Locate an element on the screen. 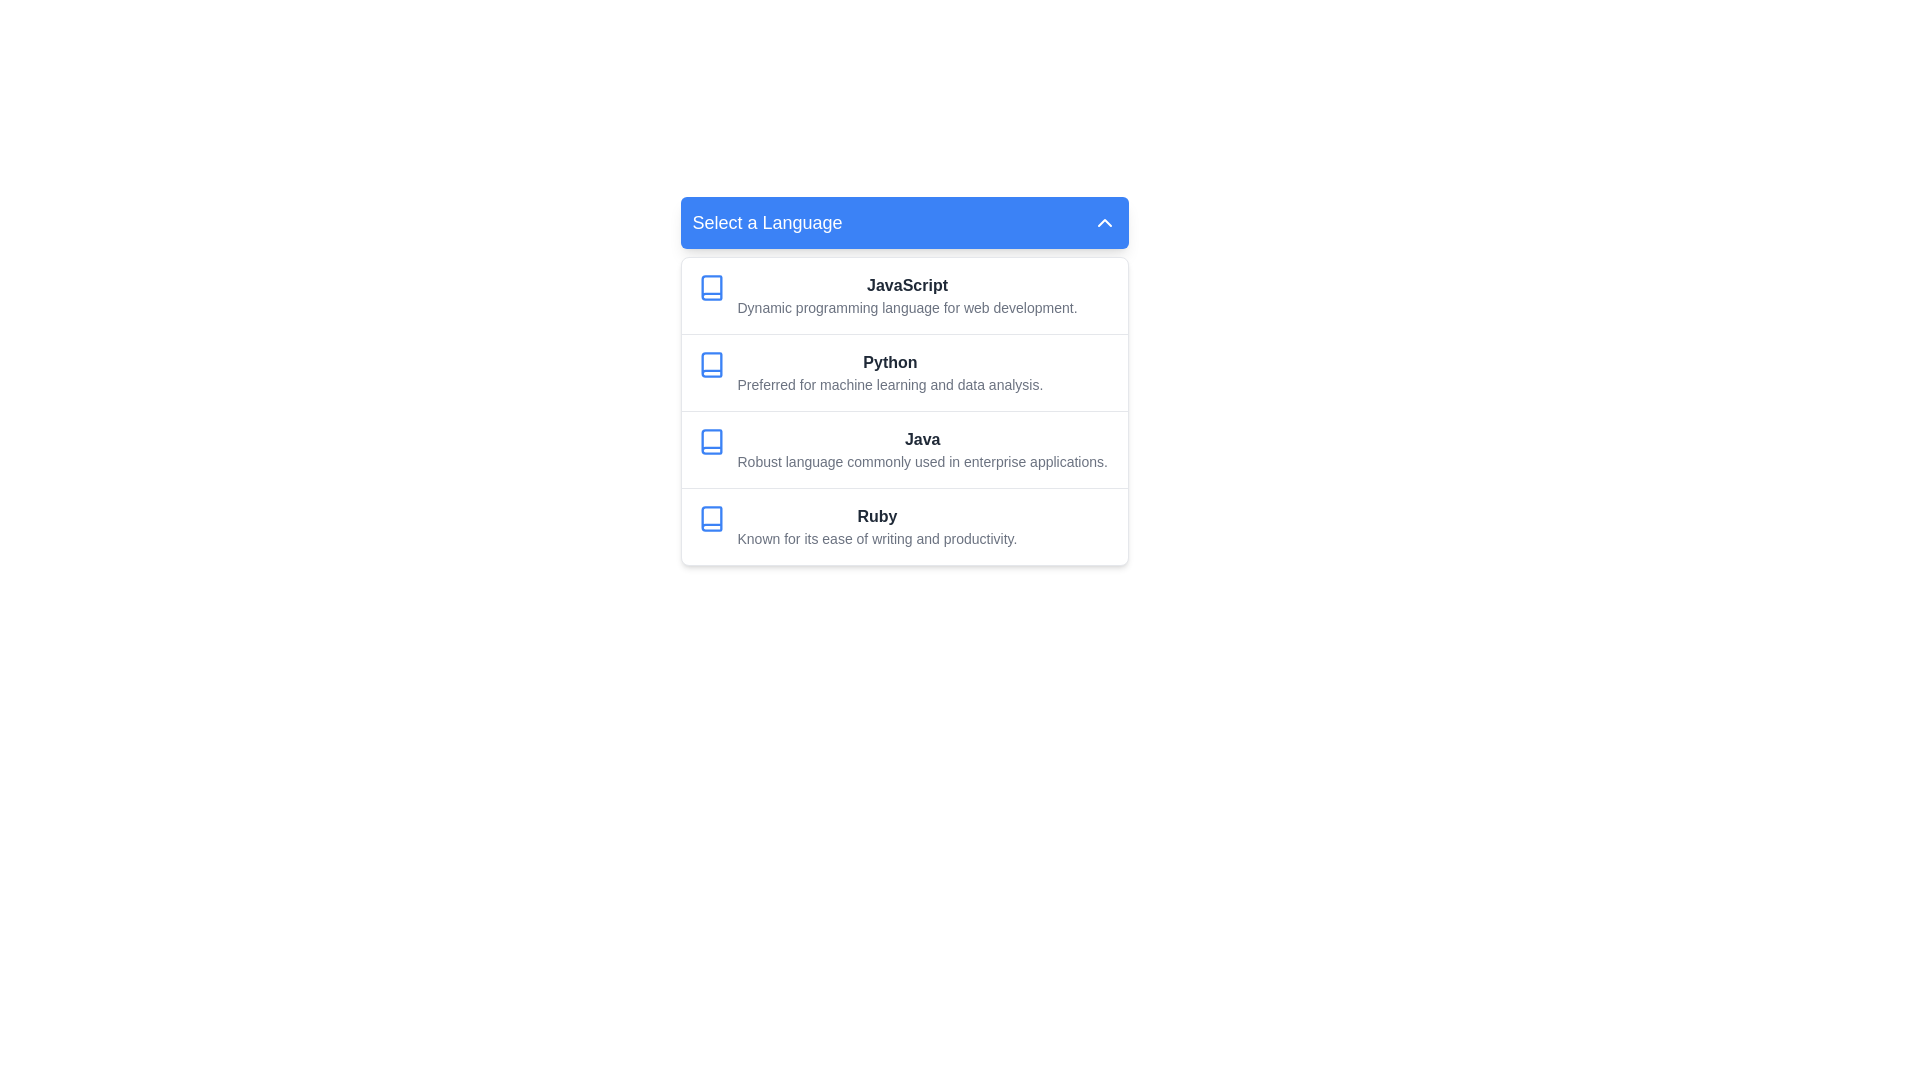  the second option in the language selection dropdown menu, which describes Python as a language for machine learning and data analysis is located at coordinates (903, 372).